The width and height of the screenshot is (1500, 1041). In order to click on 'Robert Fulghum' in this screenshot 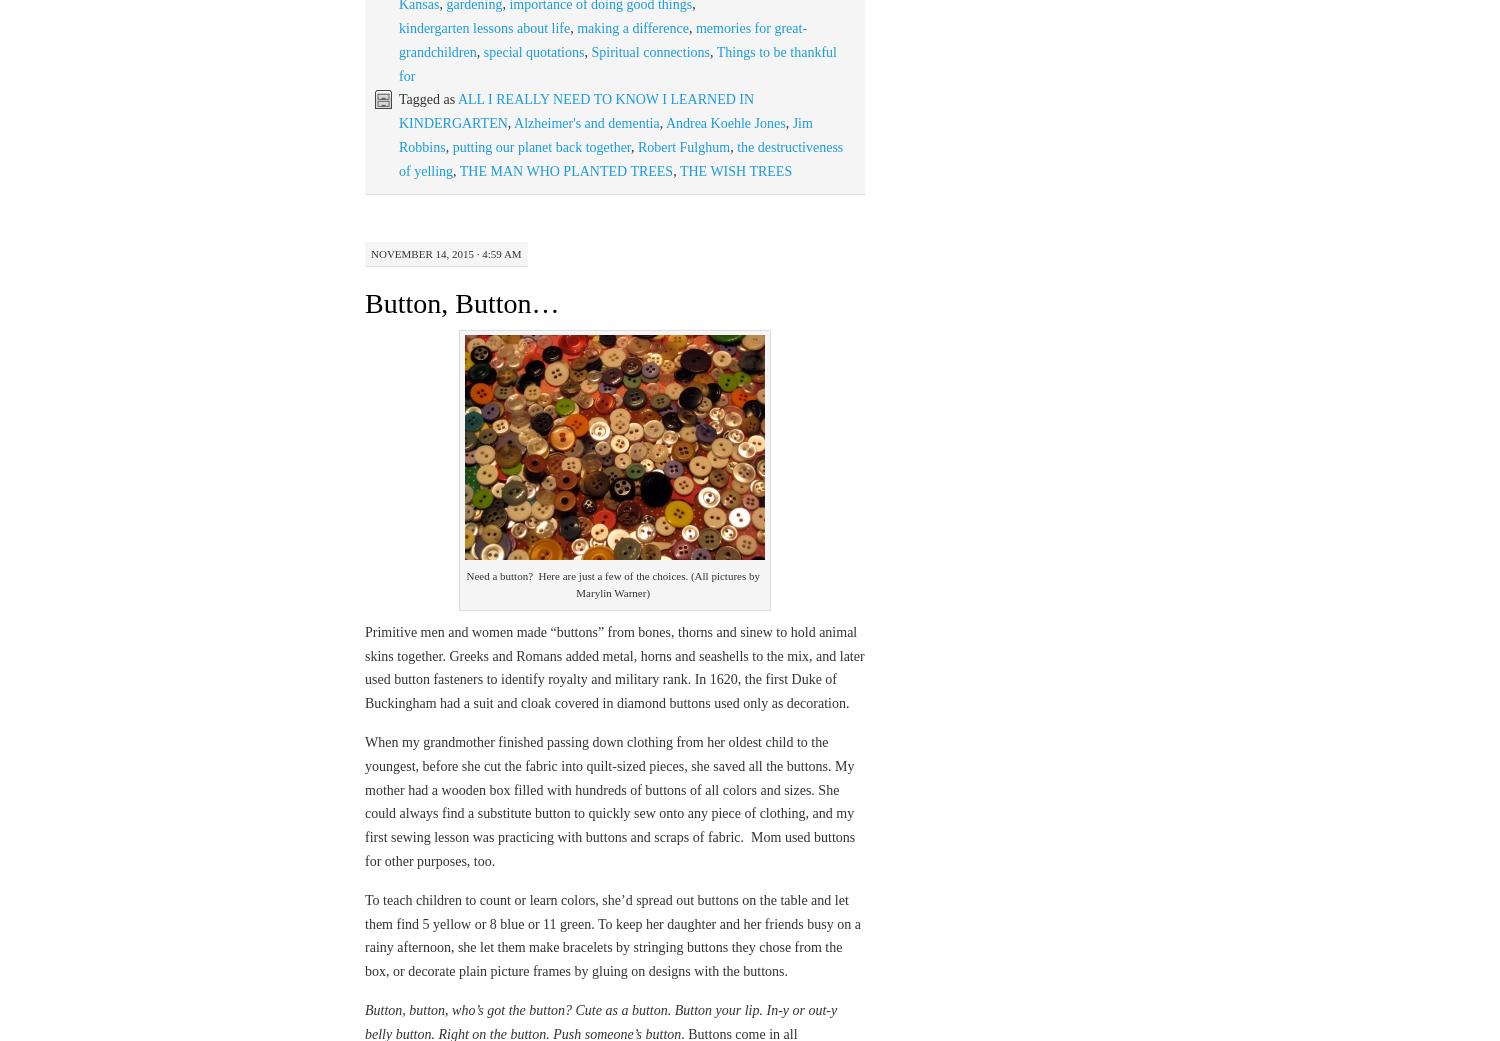, I will do `click(683, 146)`.